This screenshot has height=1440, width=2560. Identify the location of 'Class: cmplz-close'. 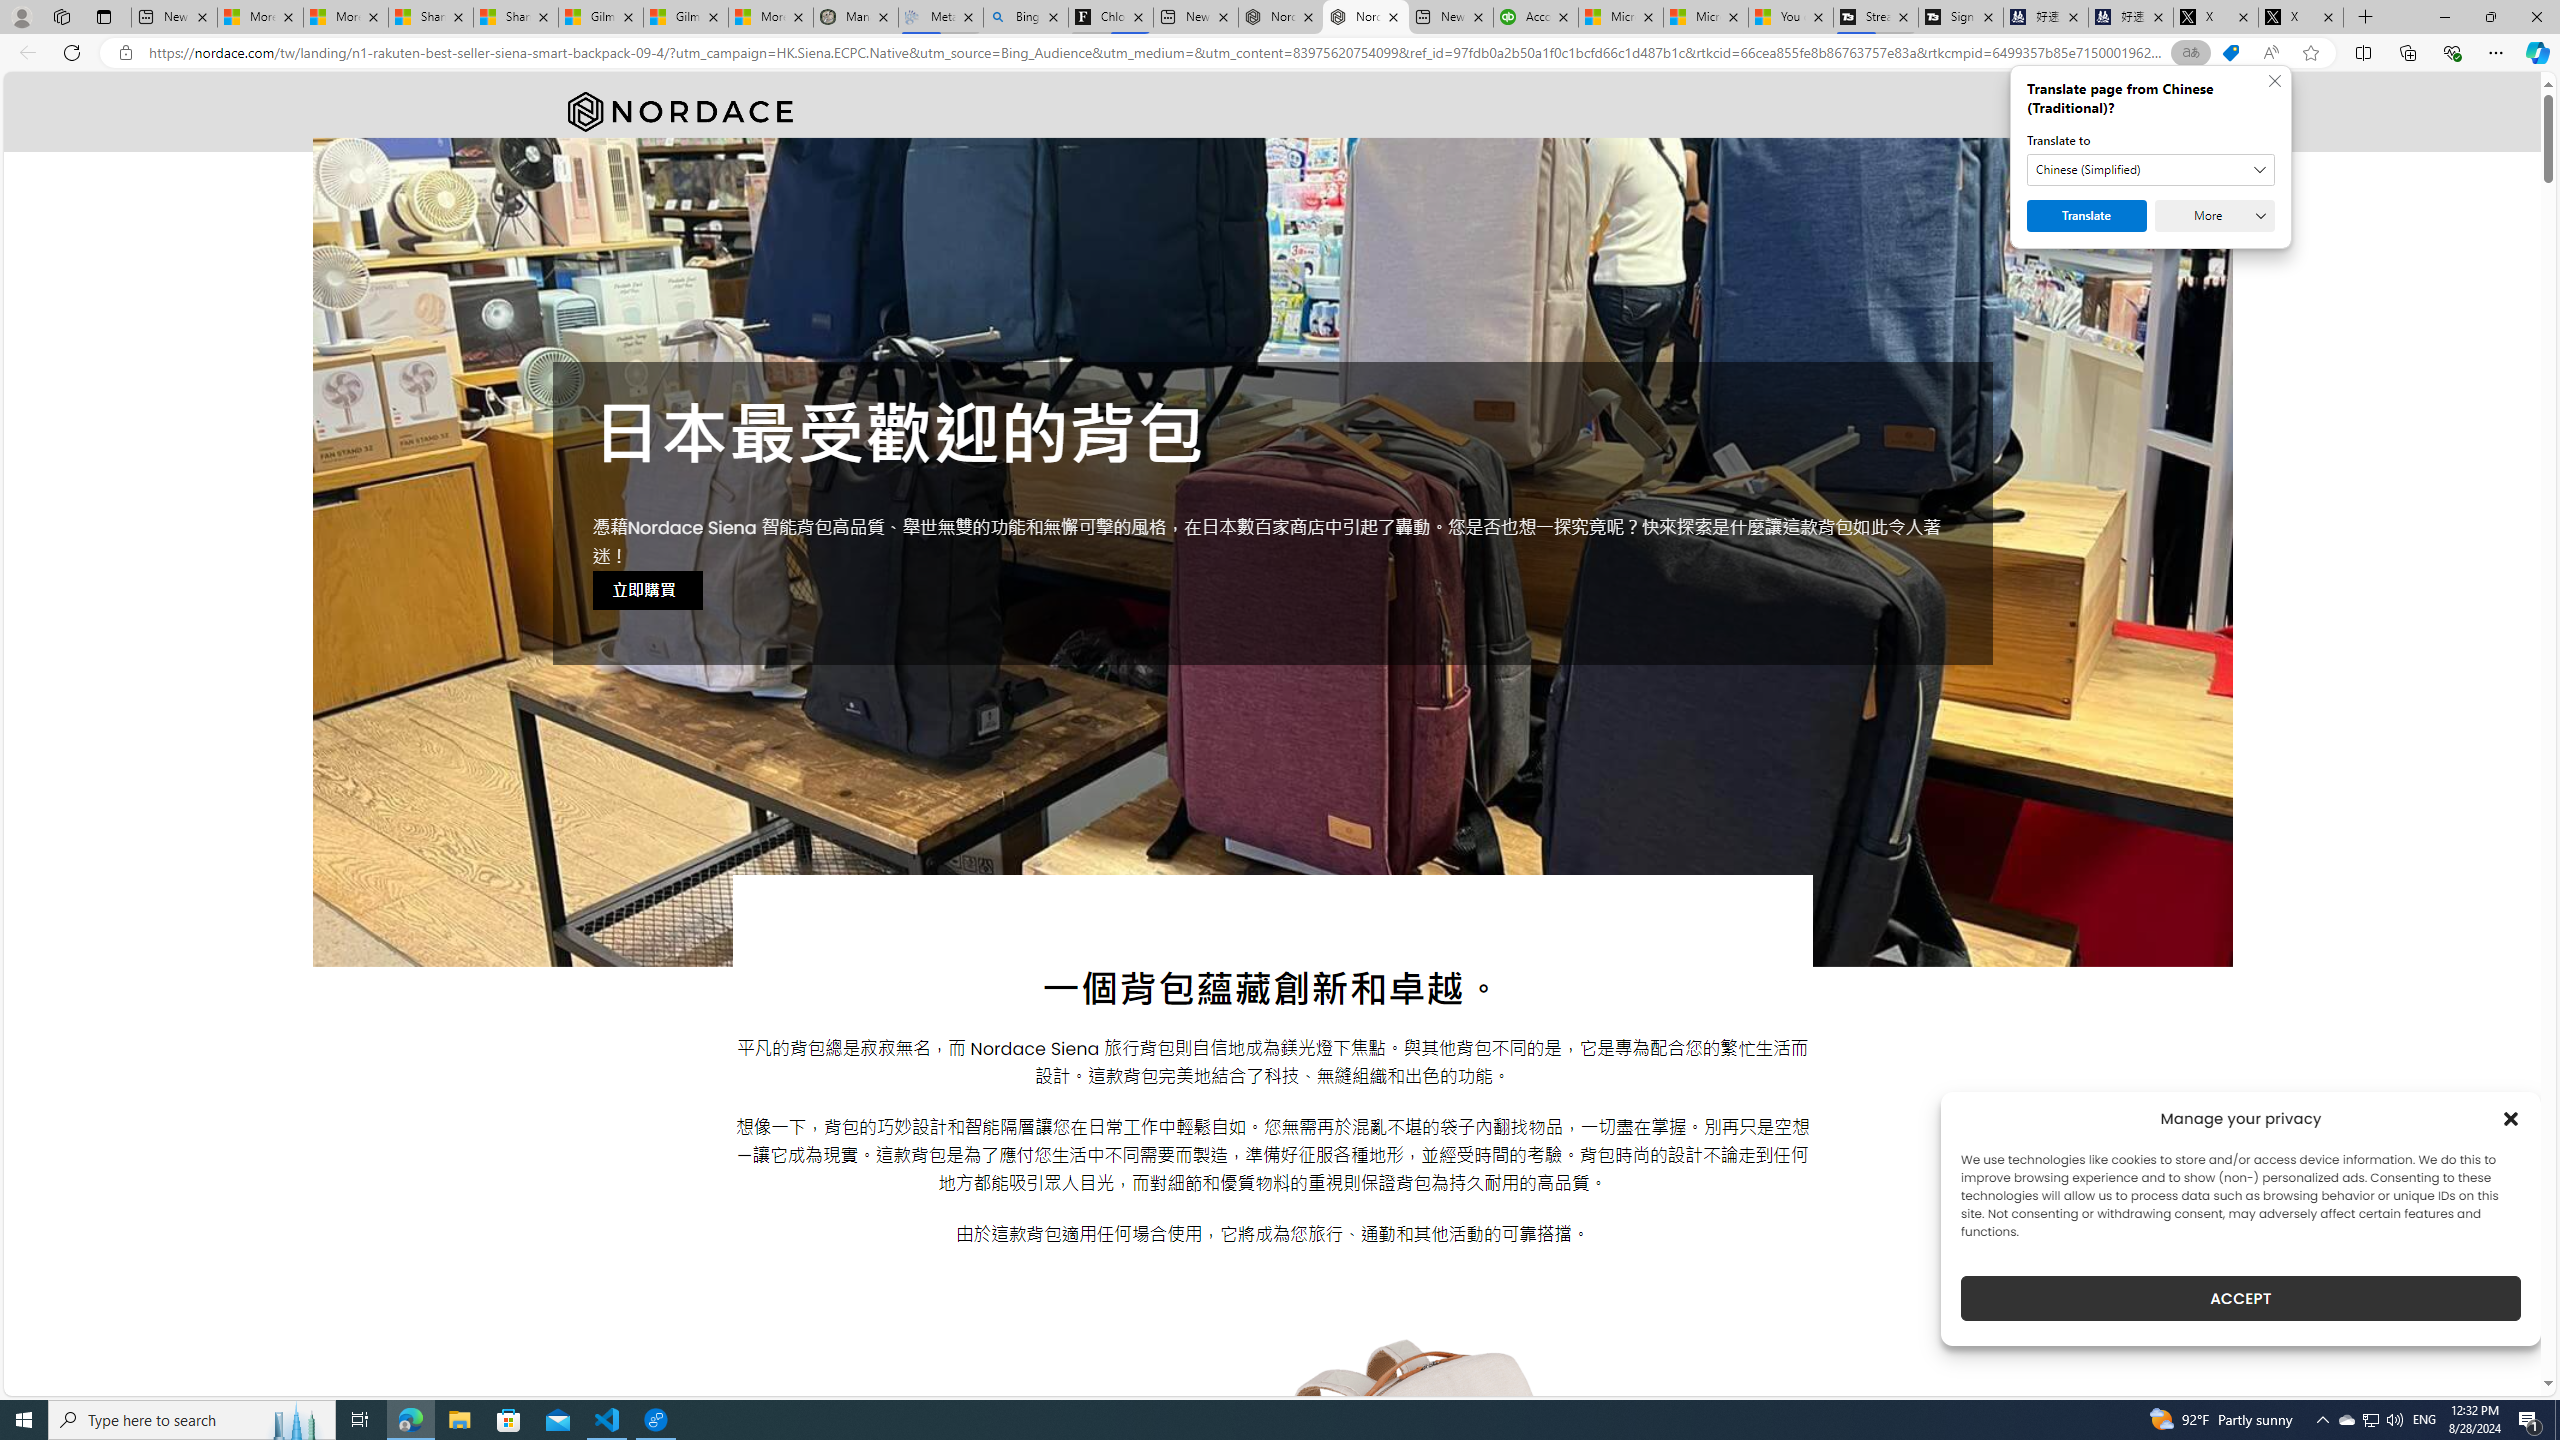
(2511, 1118).